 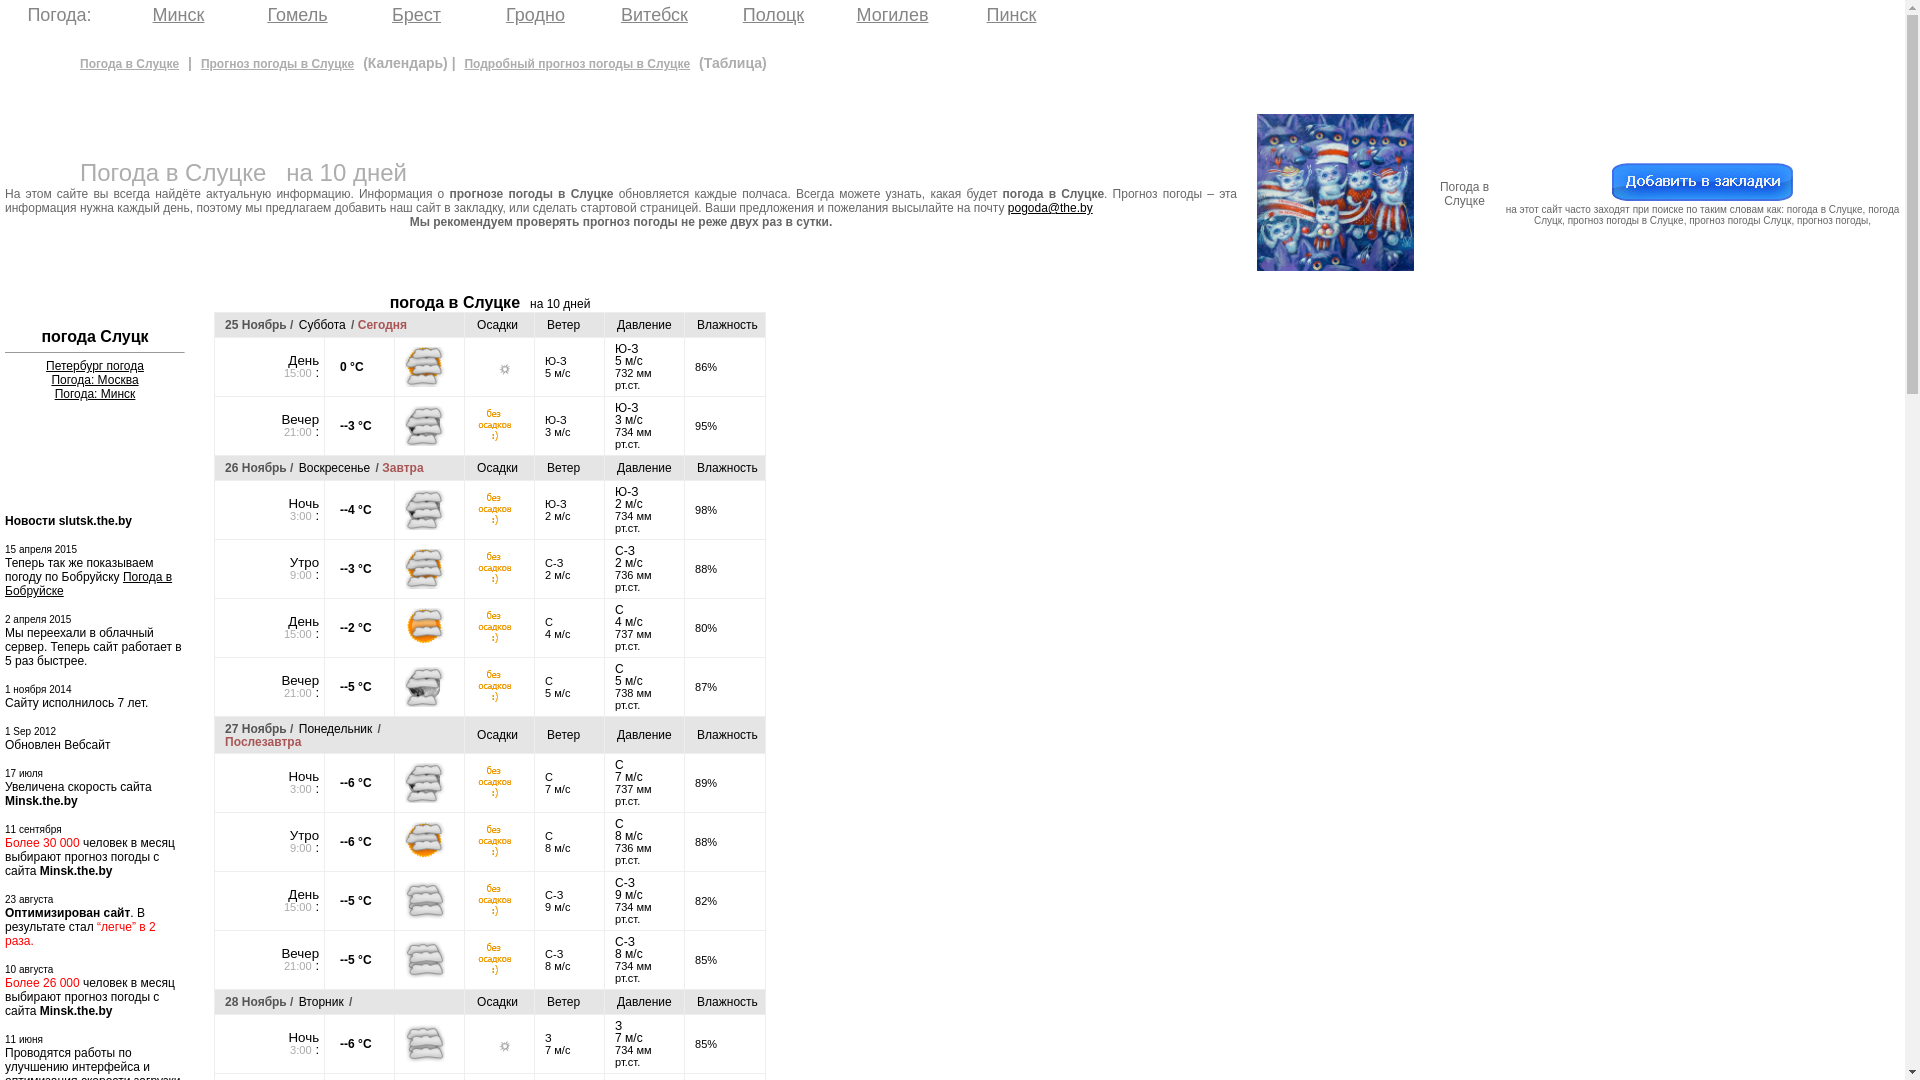 What do you see at coordinates (1049, 208) in the screenshot?
I see `'pogoda@the.by'` at bounding box center [1049, 208].